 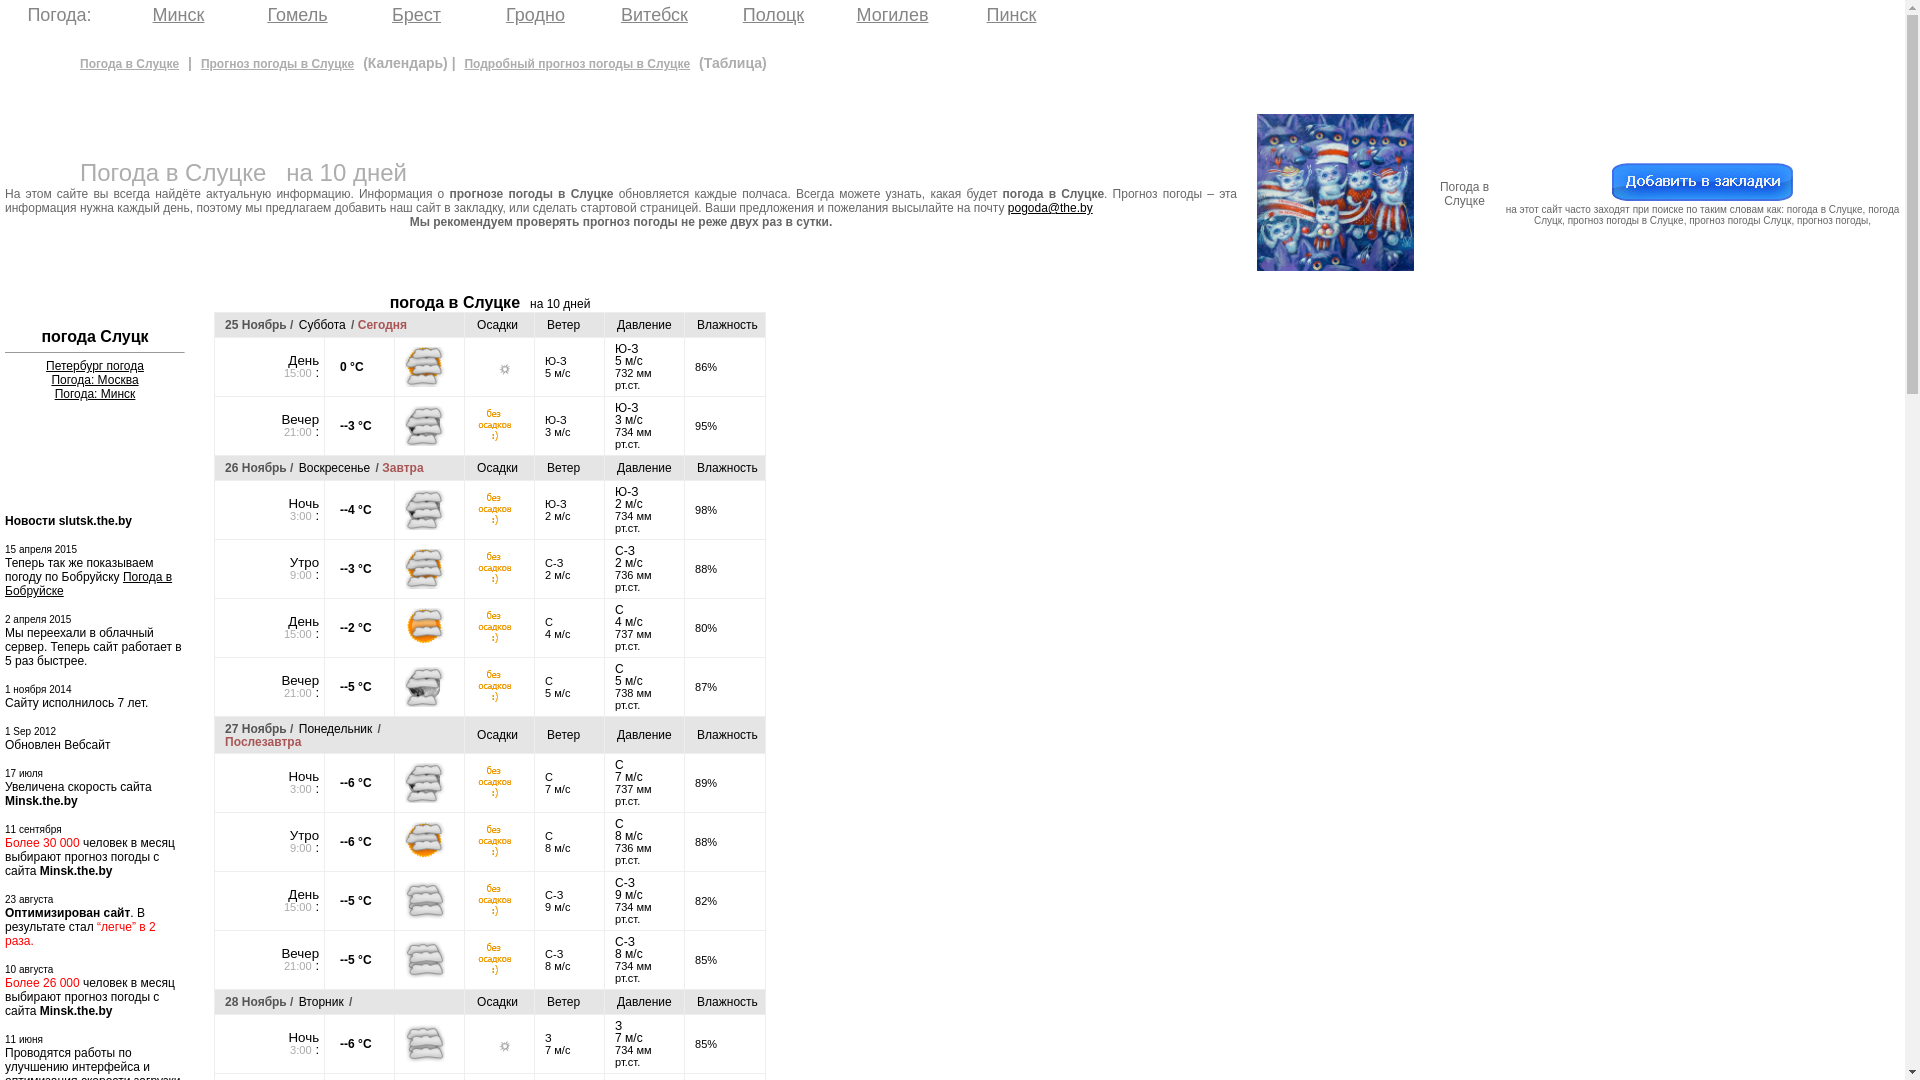 What do you see at coordinates (1049, 208) in the screenshot?
I see `'pogoda@the.by'` at bounding box center [1049, 208].